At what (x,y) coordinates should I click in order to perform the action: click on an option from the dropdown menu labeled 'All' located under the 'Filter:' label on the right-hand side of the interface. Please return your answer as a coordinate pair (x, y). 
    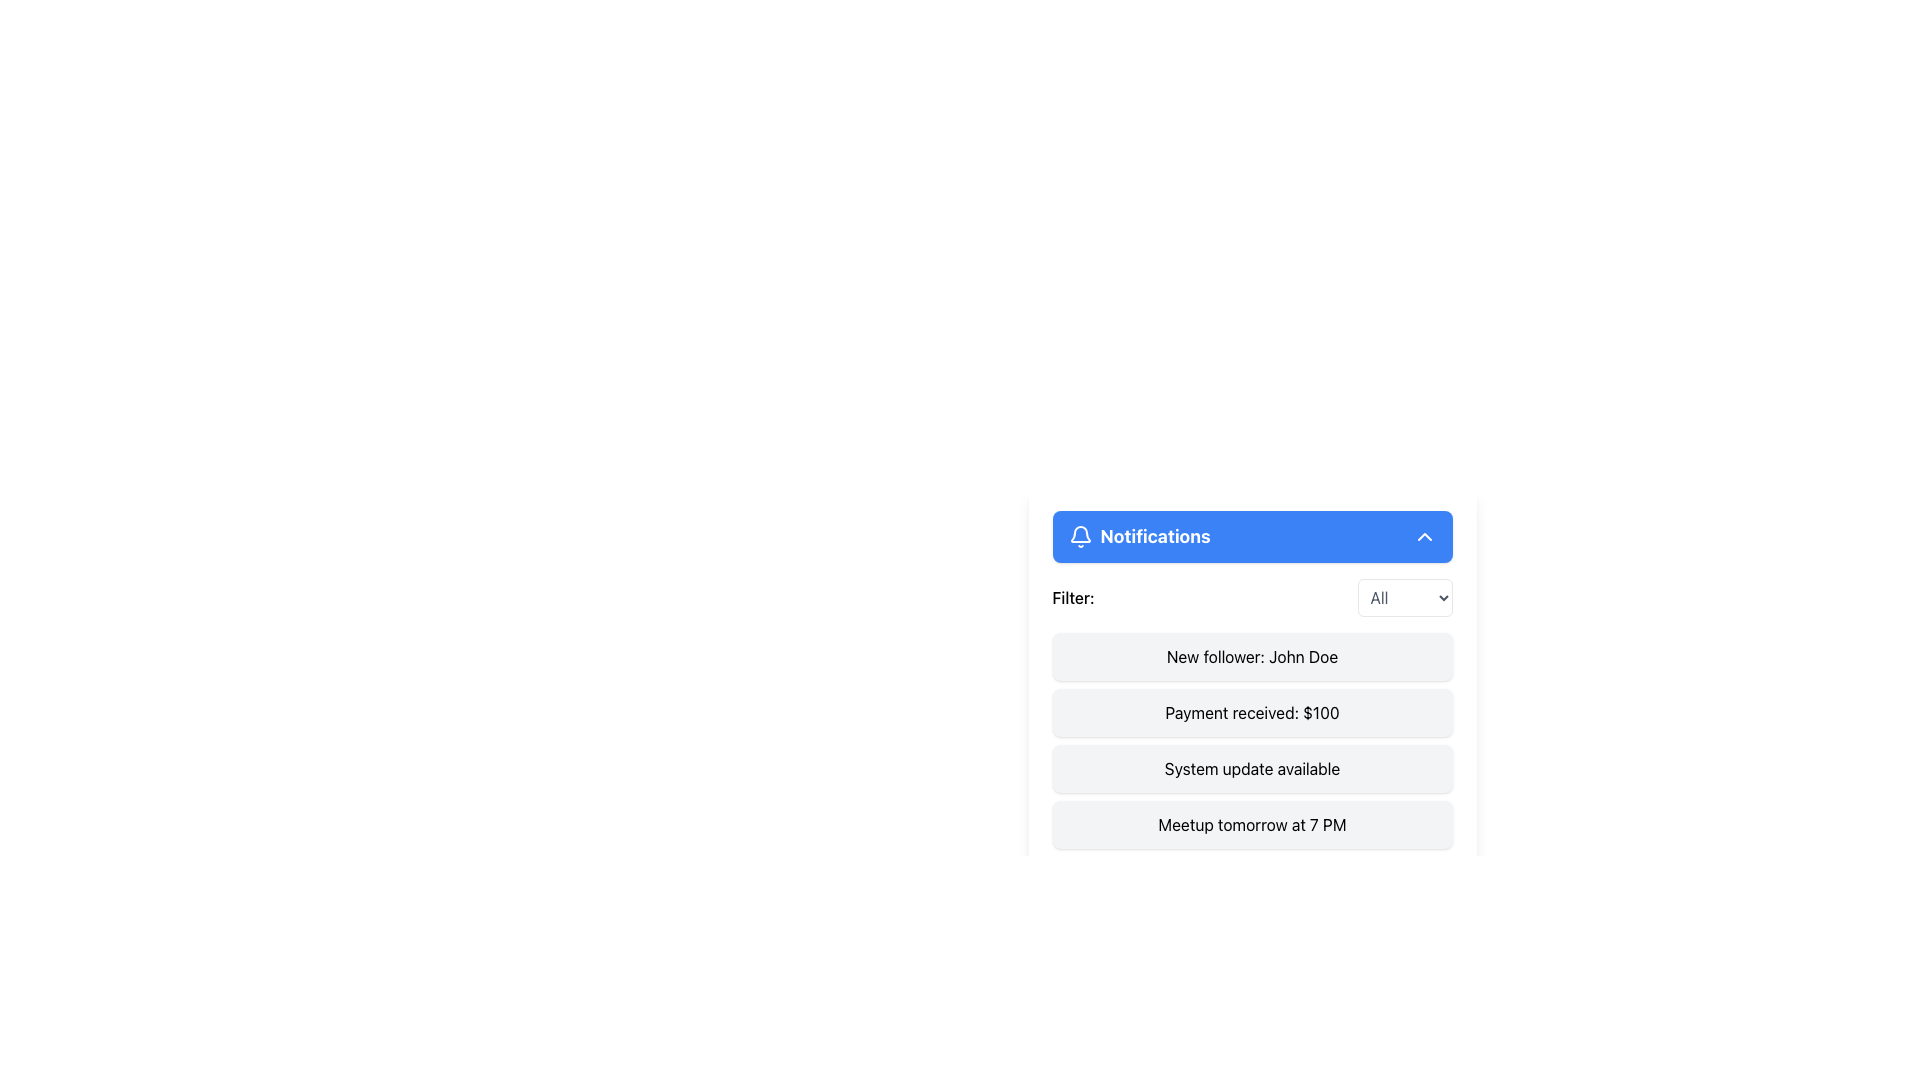
    Looking at the image, I should click on (1404, 596).